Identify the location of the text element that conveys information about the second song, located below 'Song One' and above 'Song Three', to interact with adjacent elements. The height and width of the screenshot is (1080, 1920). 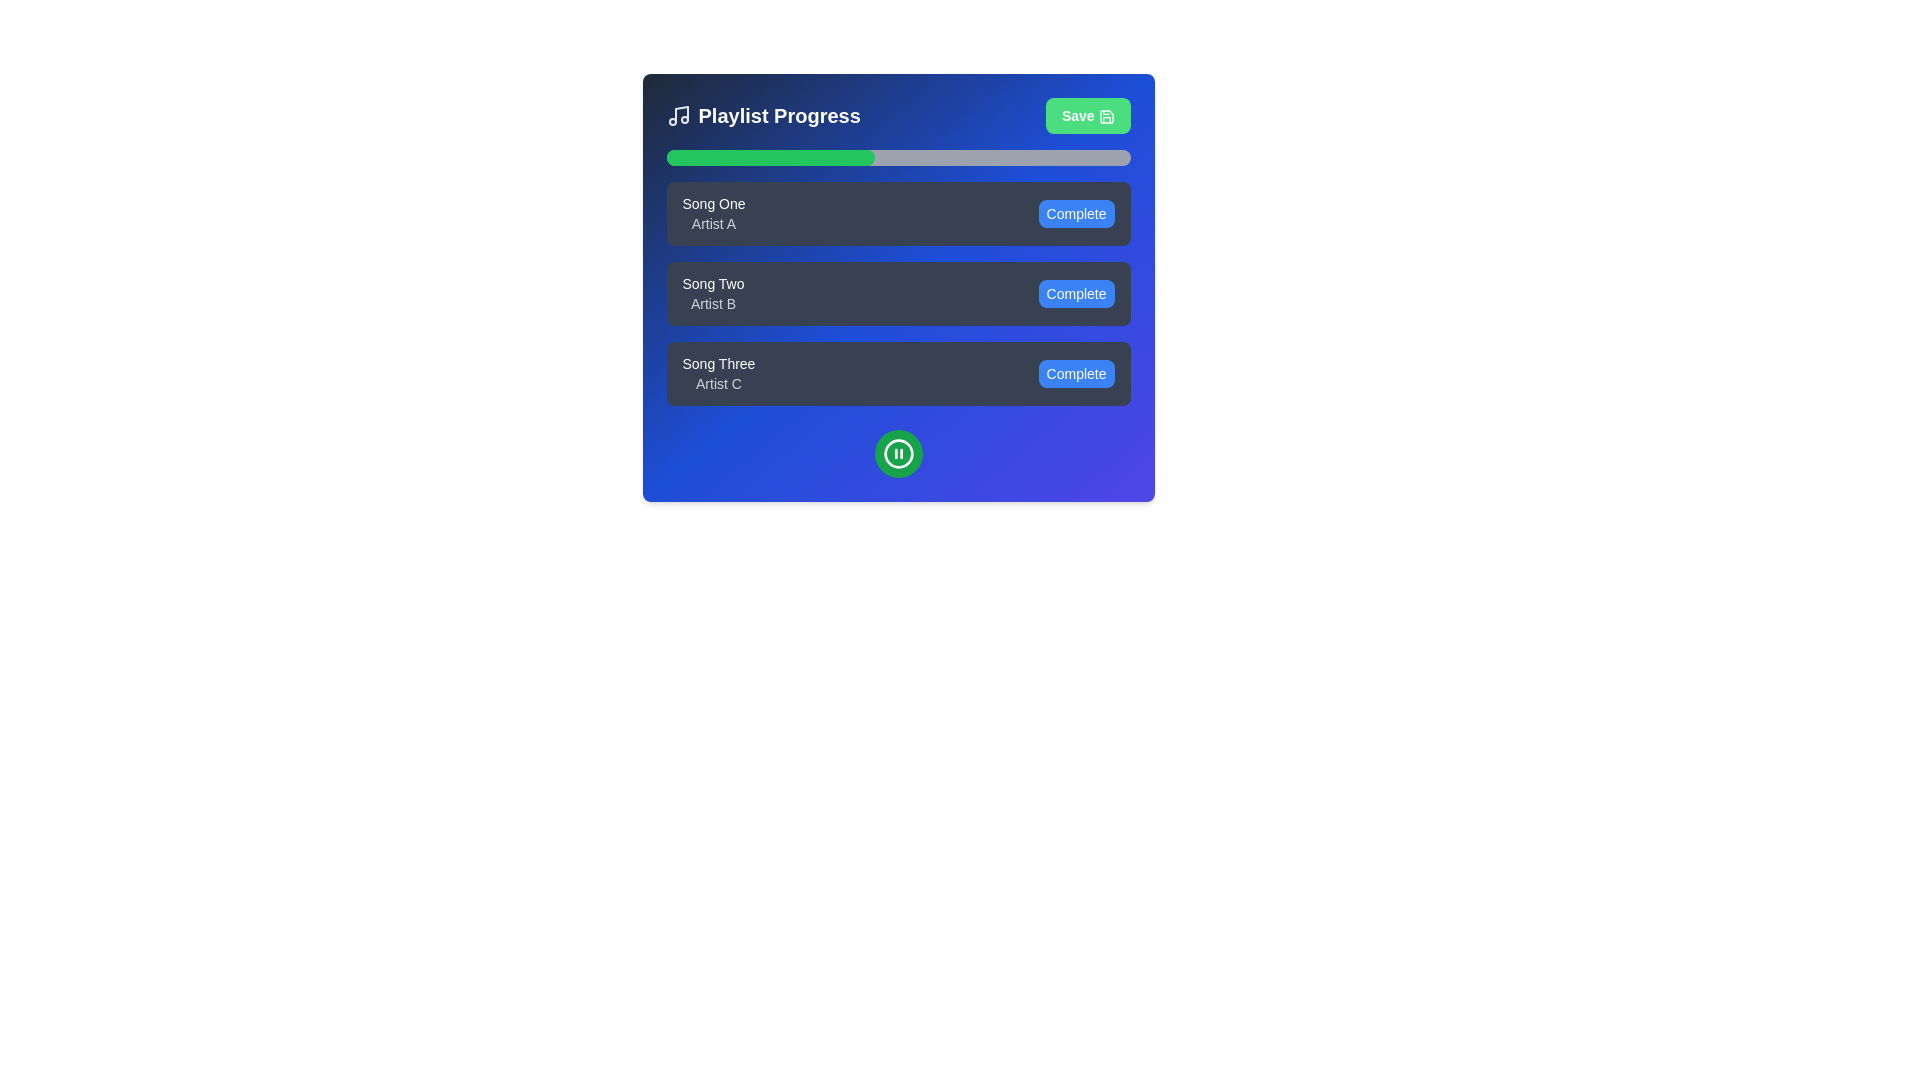
(713, 293).